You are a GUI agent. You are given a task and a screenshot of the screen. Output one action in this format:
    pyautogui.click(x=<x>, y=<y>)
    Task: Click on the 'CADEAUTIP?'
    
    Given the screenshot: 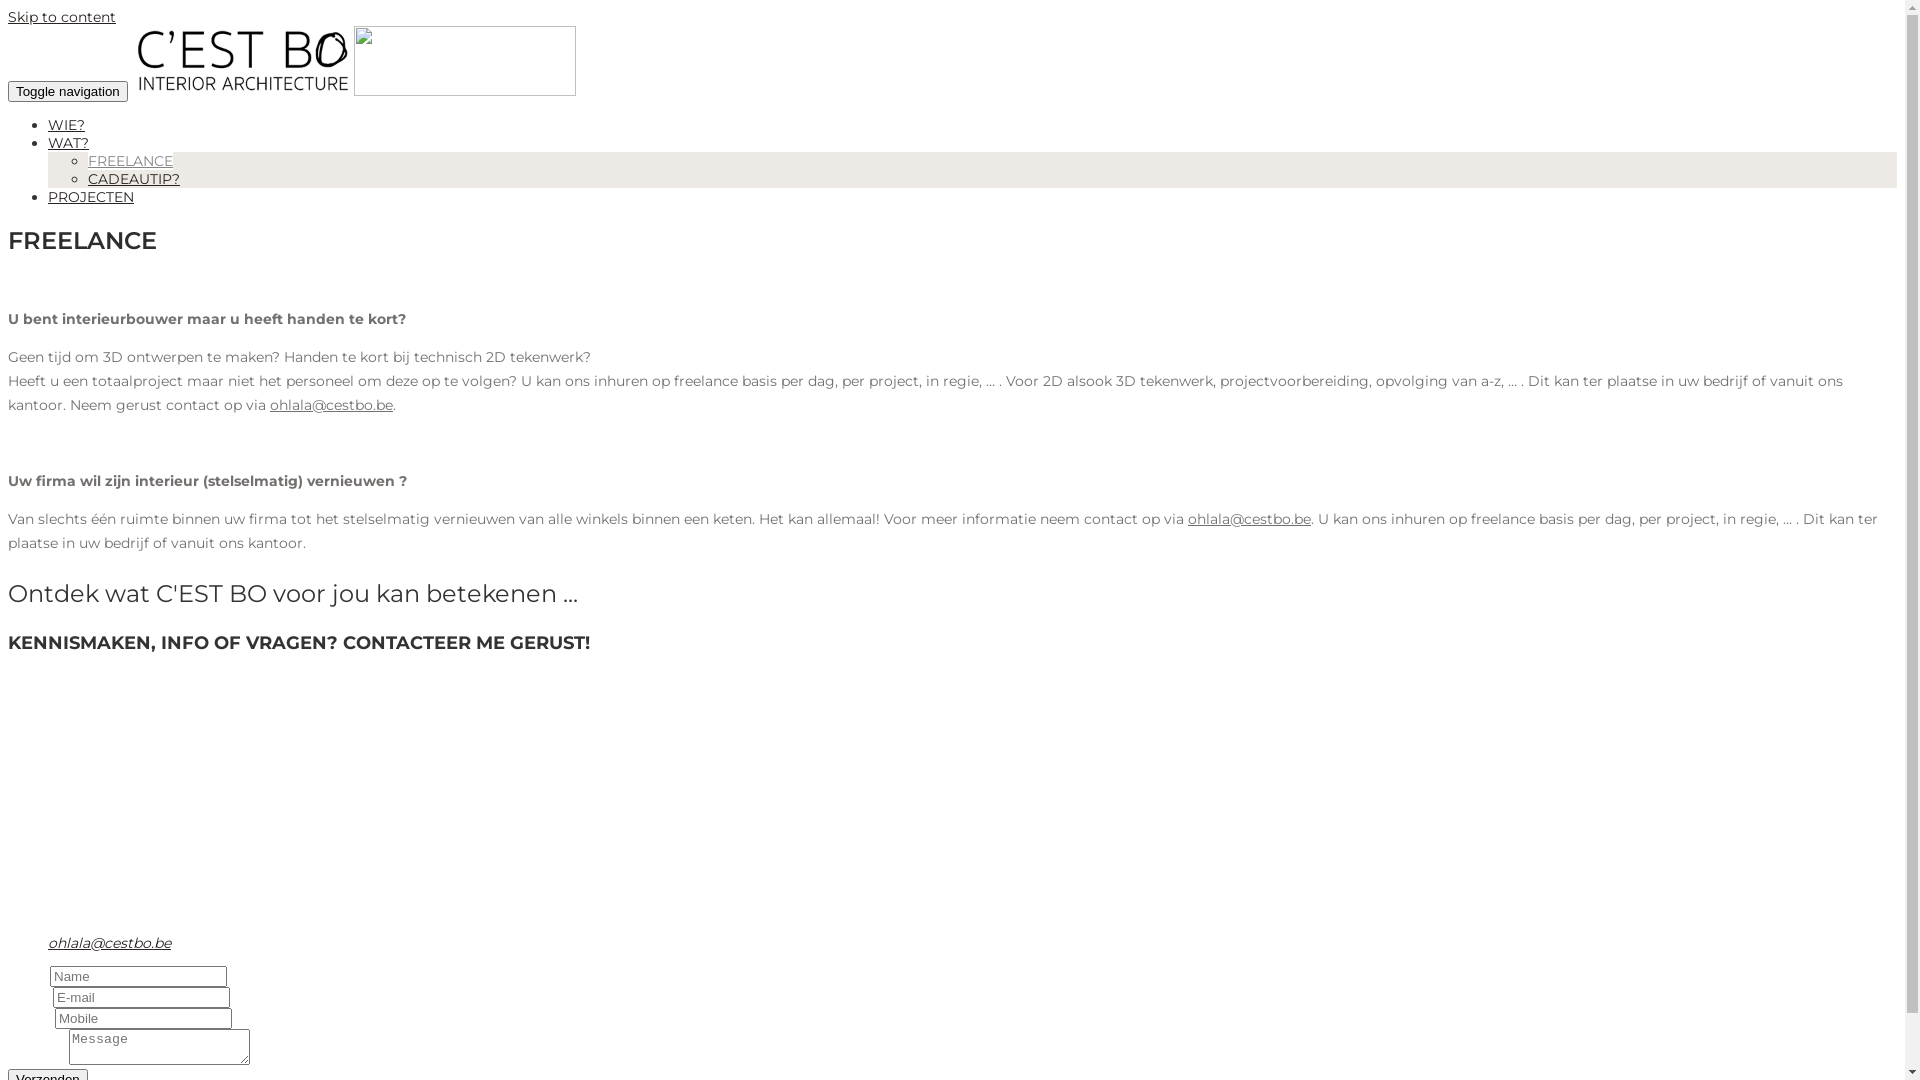 What is the action you would take?
    pyautogui.click(x=86, y=177)
    